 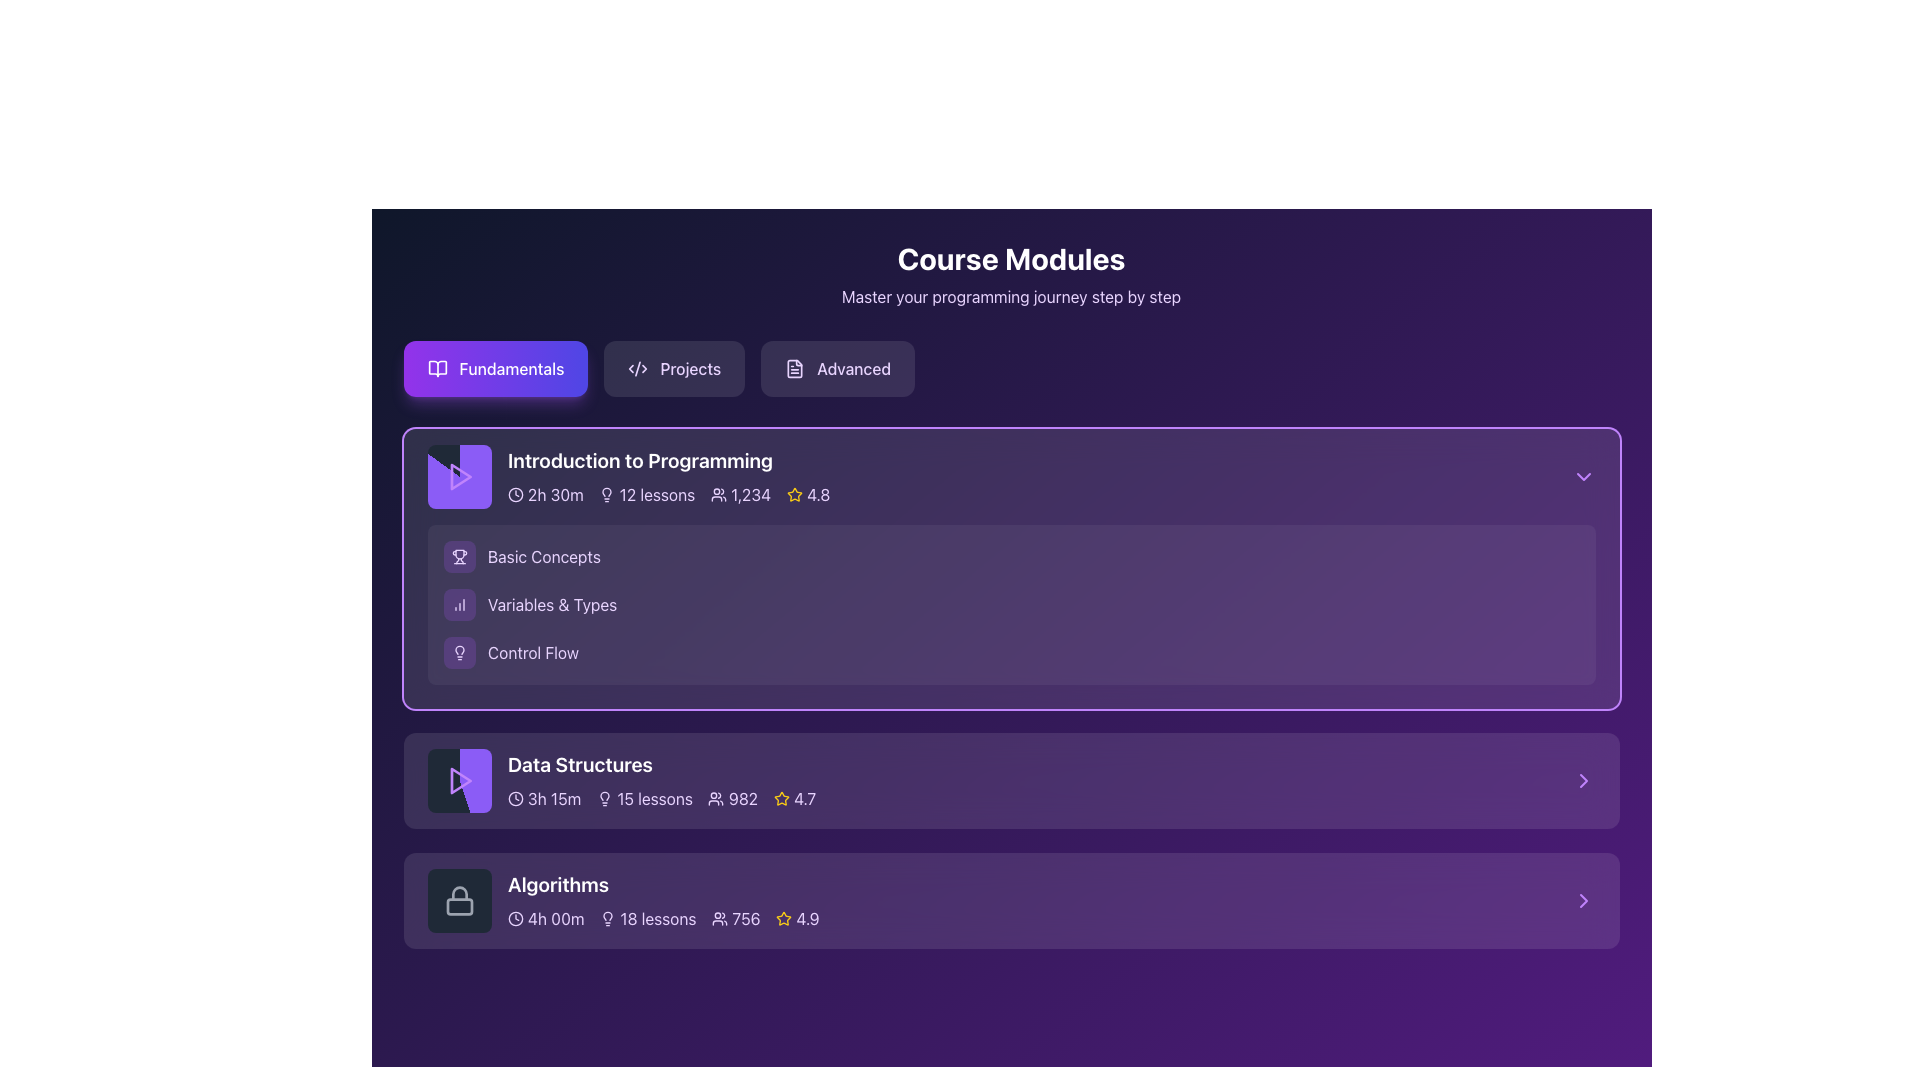 What do you see at coordinates (793, 494) in the screenshot?
I see `the star rating icon located in the top course module section, adjacent to the rating score '4.8'` at bounding box center [793, 494].